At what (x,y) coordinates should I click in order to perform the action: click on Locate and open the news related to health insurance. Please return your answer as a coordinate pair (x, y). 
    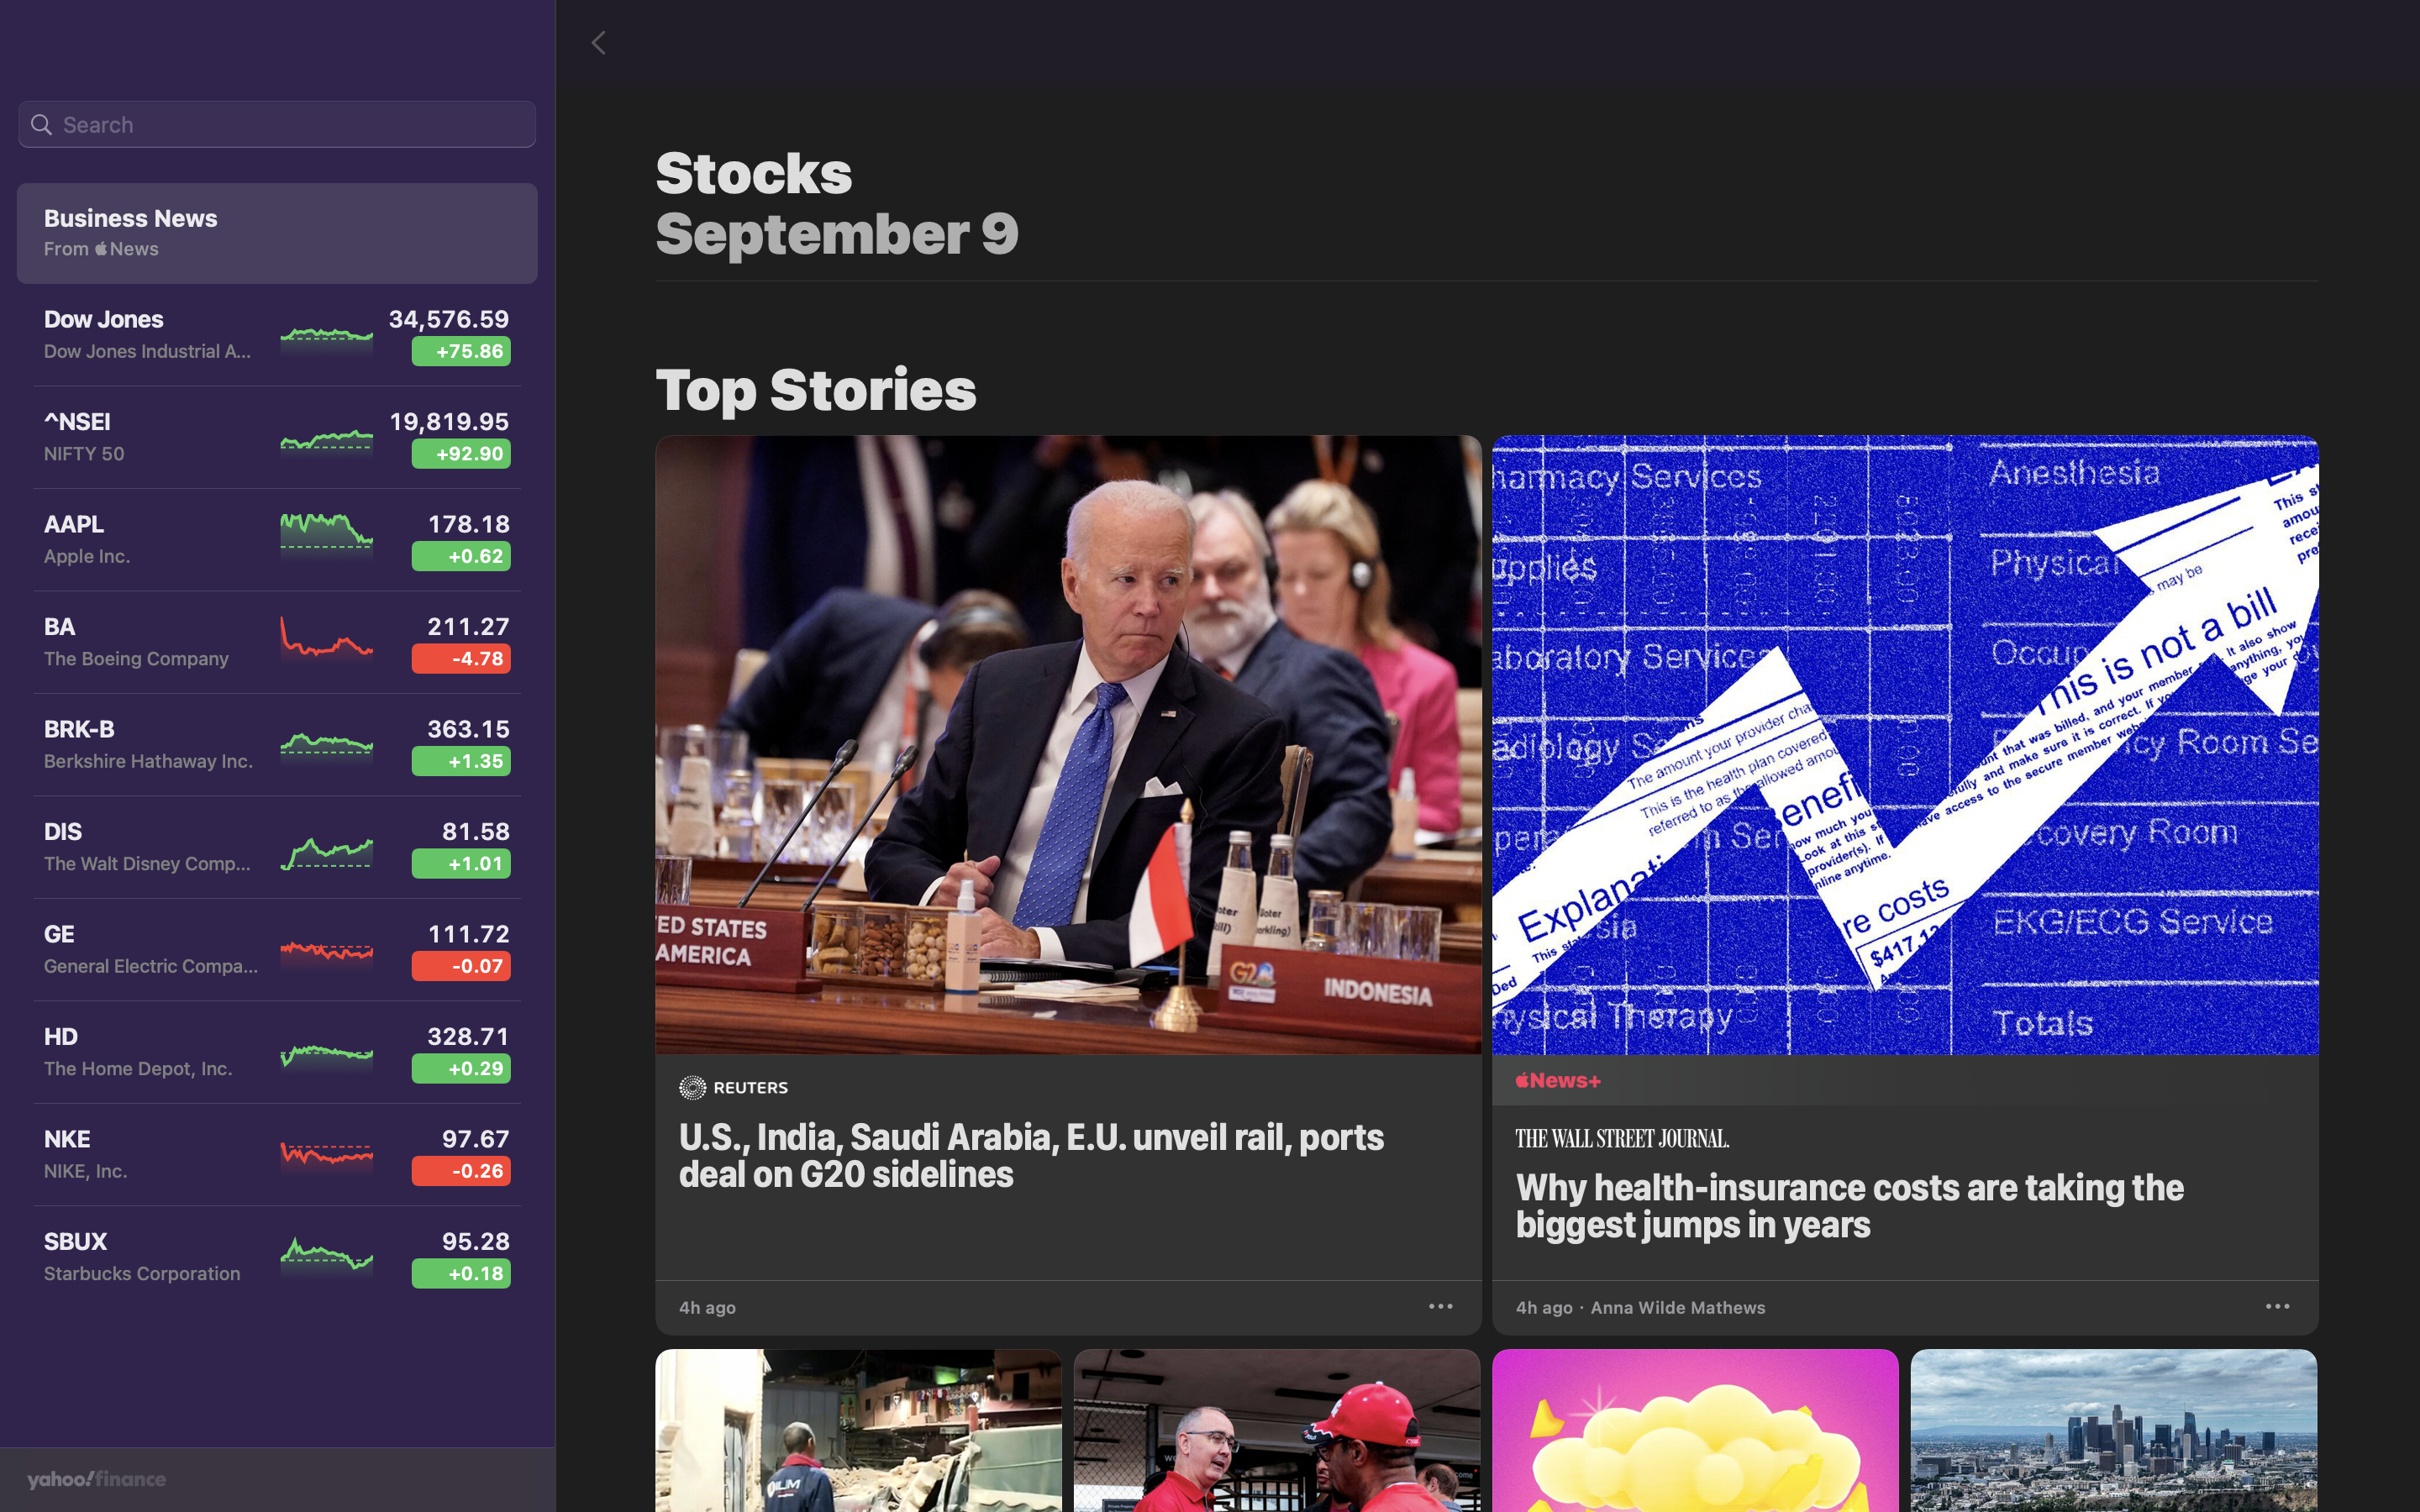
    Looking at the image, I should click on (1911, 852).